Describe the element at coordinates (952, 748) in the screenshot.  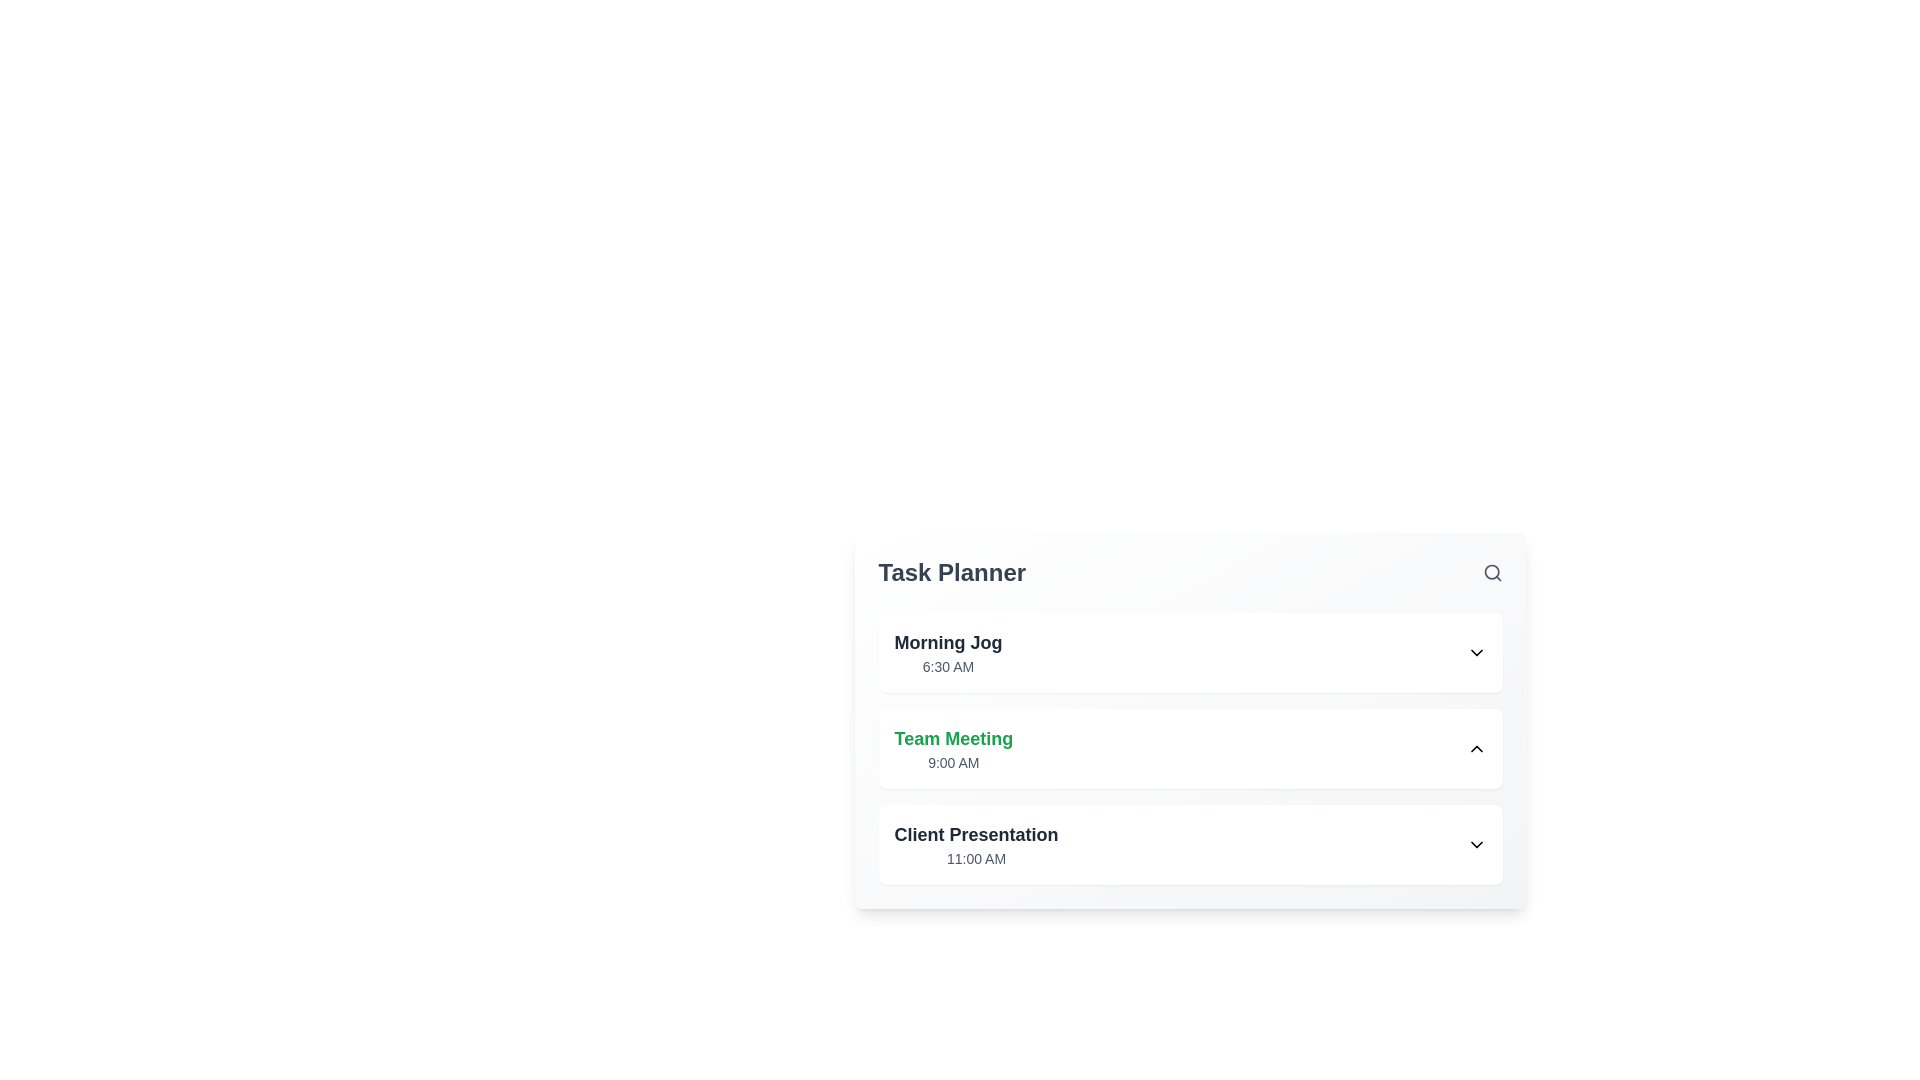
I see `the second scheduled event text display element in the task planner interface, which conveys information about the meeting's name and start time, positioned between 'Morning Jog' and 'Client Presentation'` at that location.